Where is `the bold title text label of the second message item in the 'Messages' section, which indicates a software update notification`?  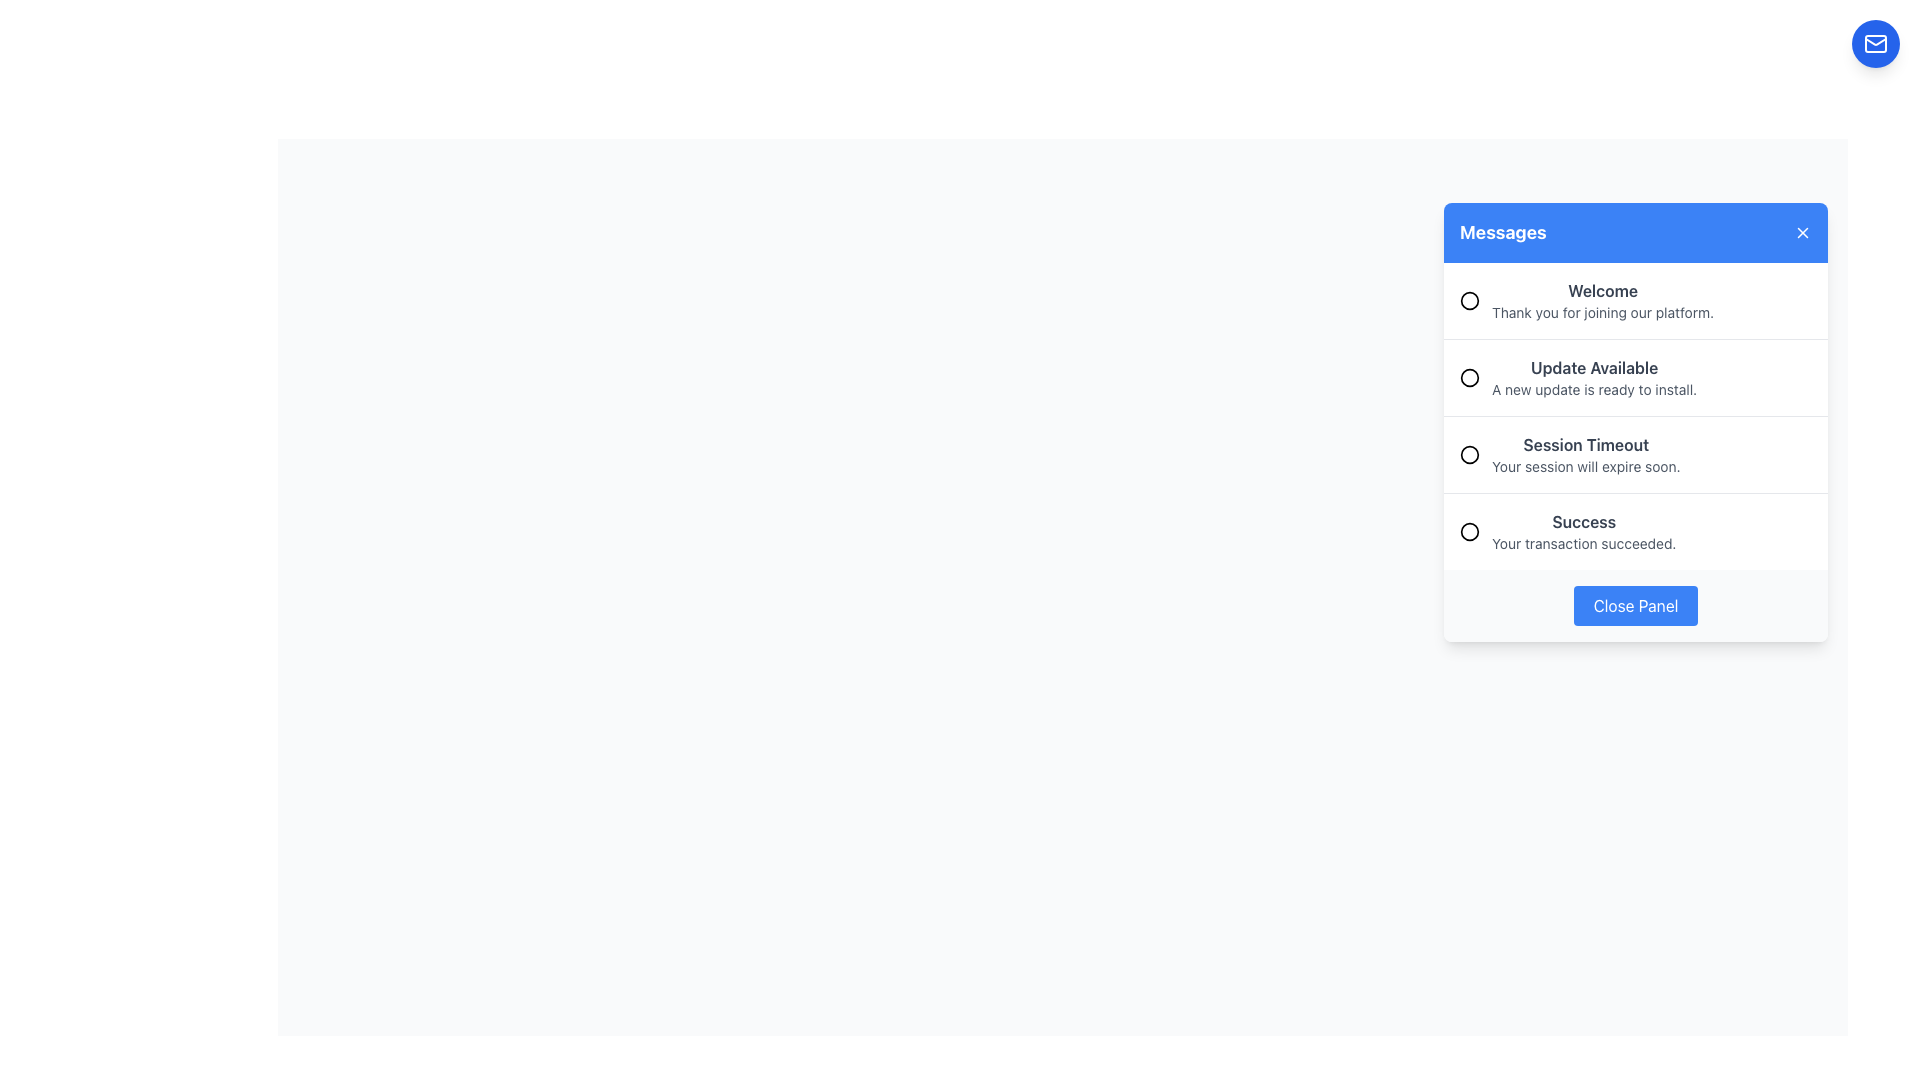 the bold title text label of the second message item in the 'Messages' section, which indicates a software update notification is located at coordinates (1593, 367).